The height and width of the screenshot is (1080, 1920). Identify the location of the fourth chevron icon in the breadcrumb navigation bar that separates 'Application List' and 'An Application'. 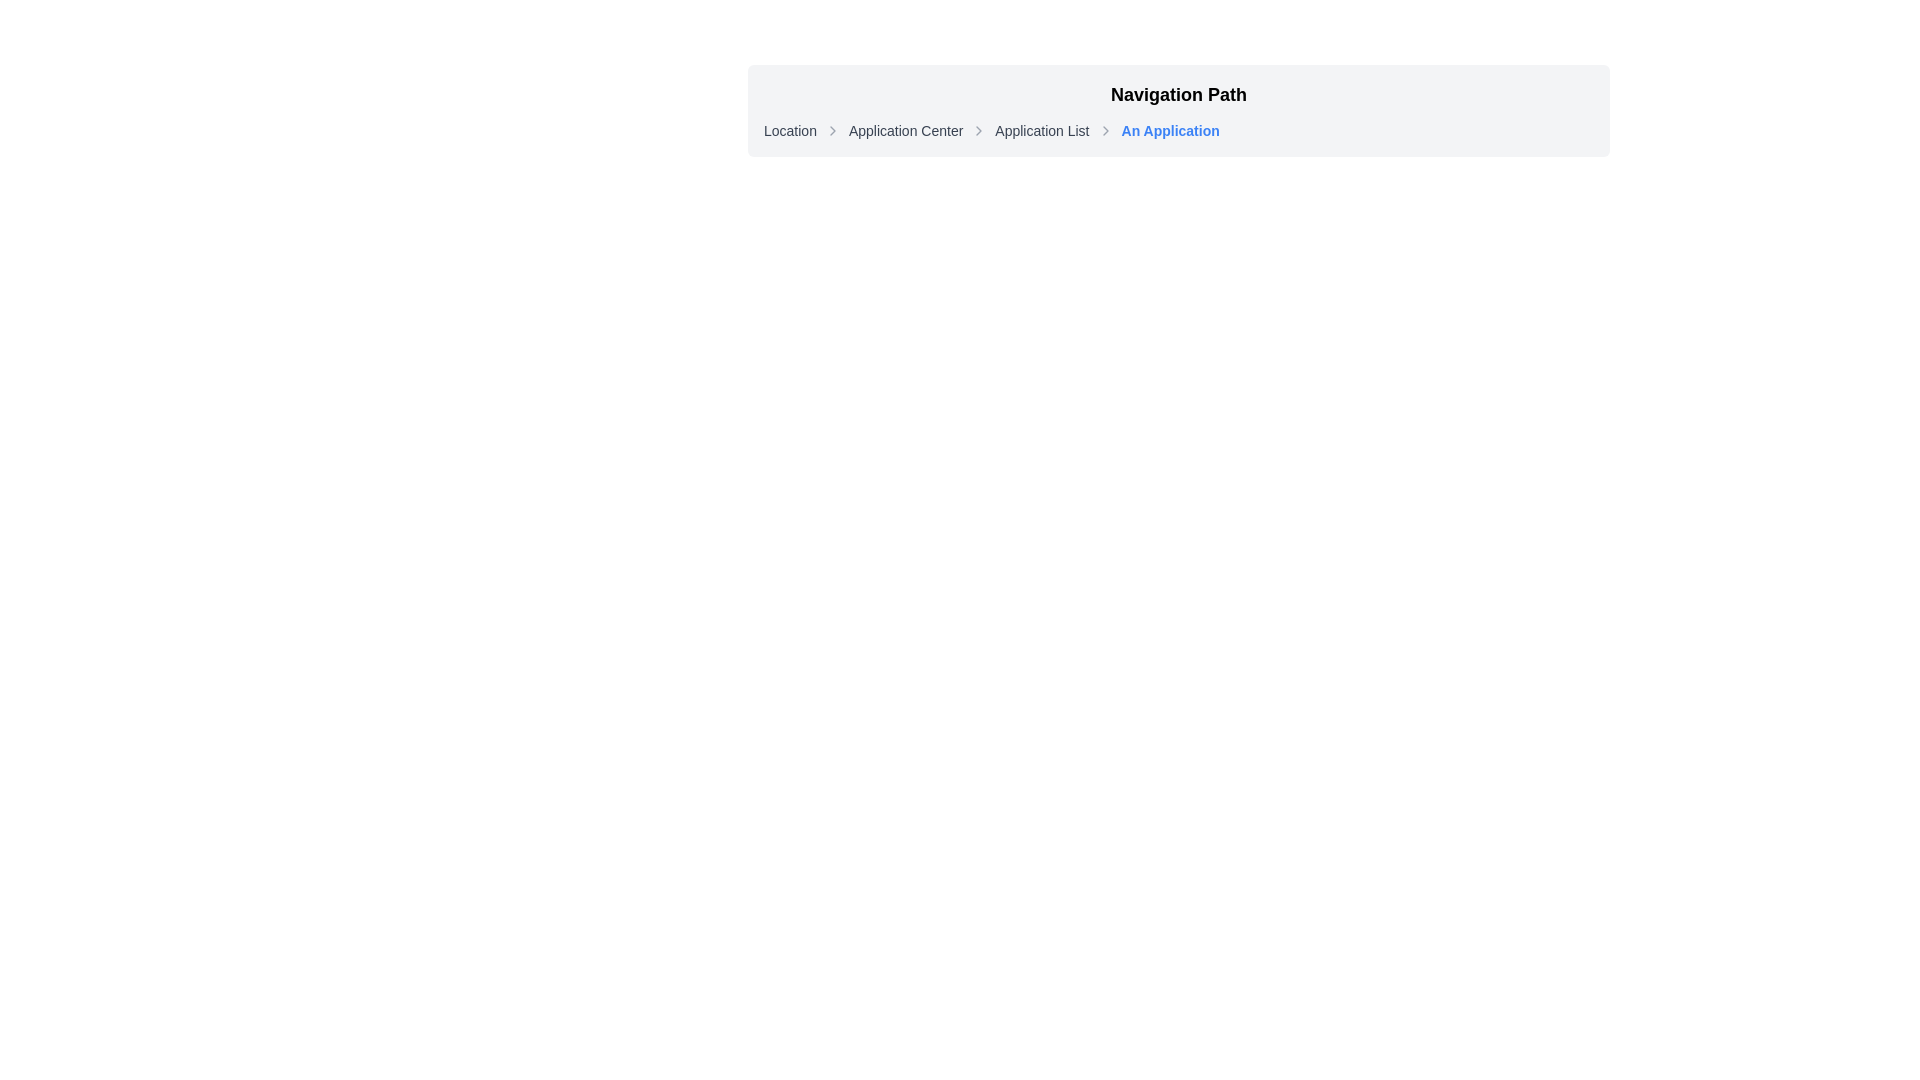
(1104, 131).